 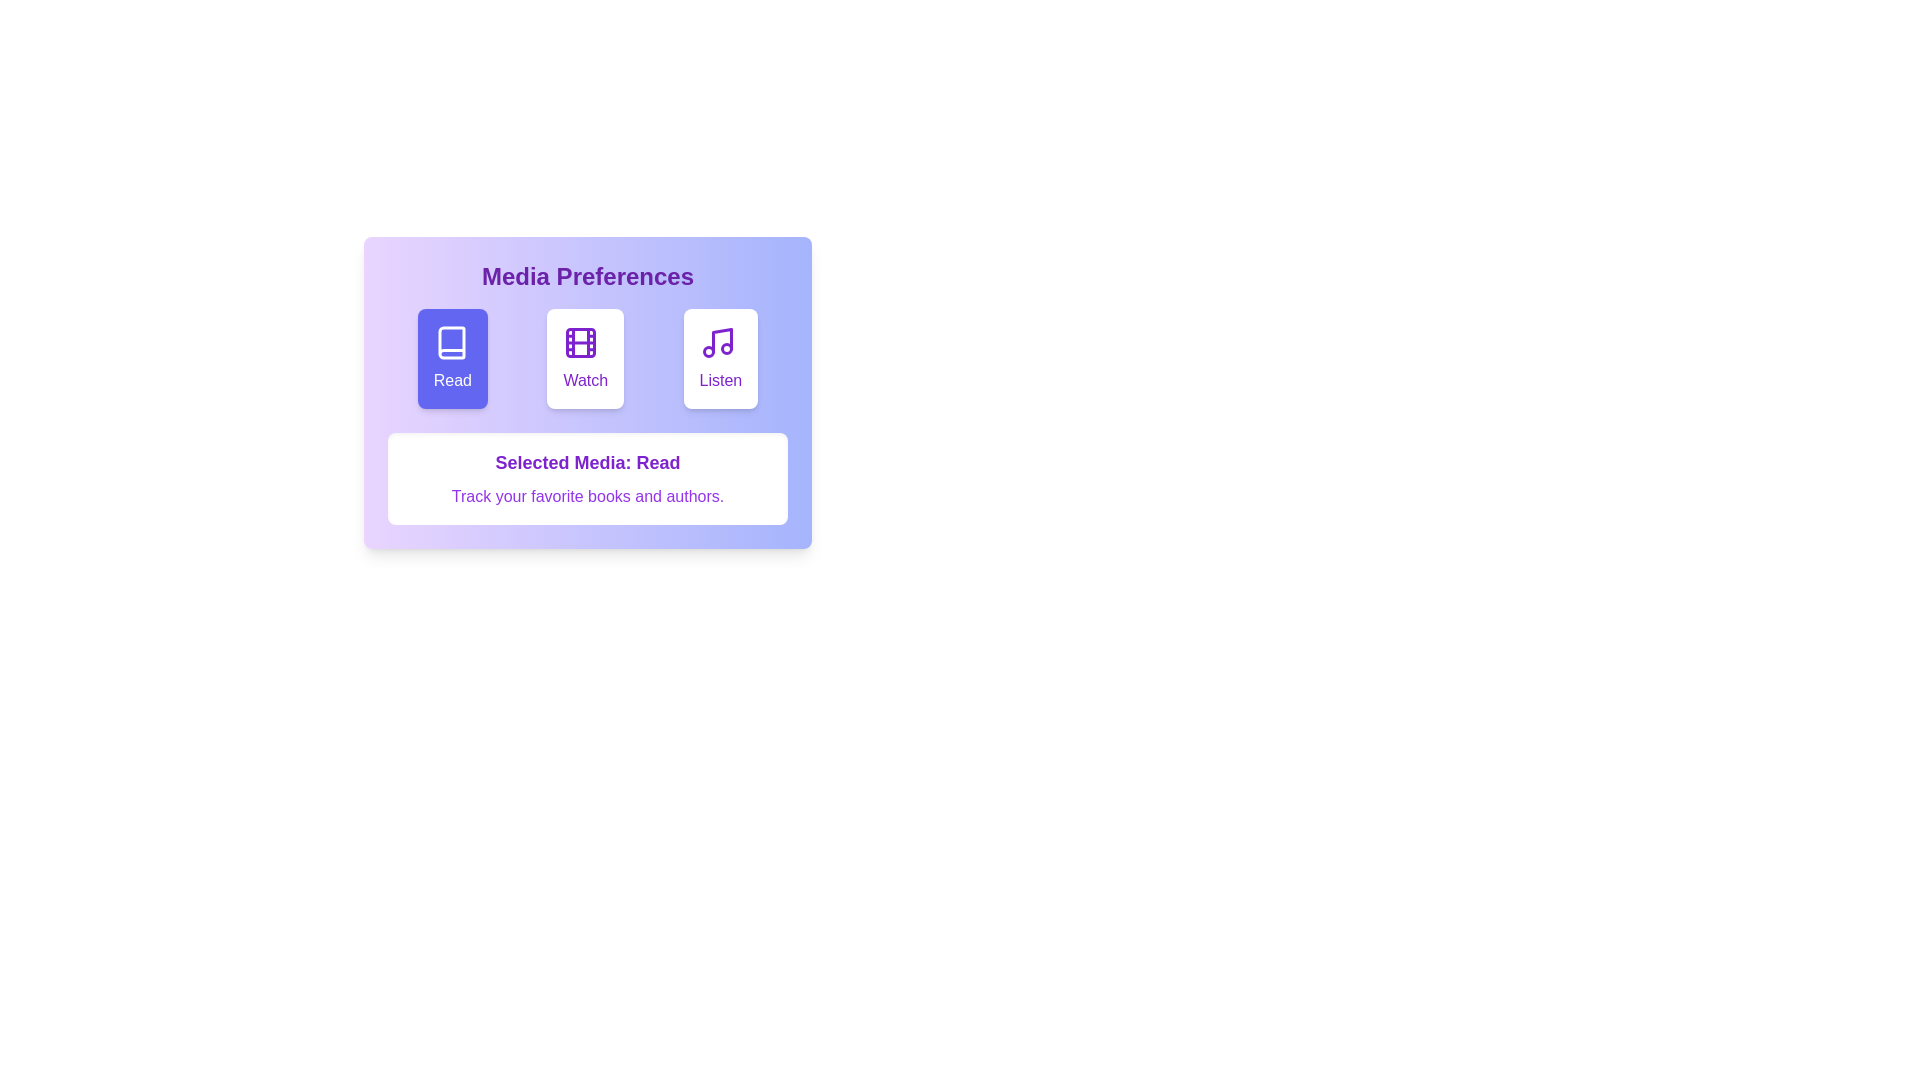 I want to click on the media type Read by clicking on the corresponding button, so click(x=451, y=357).